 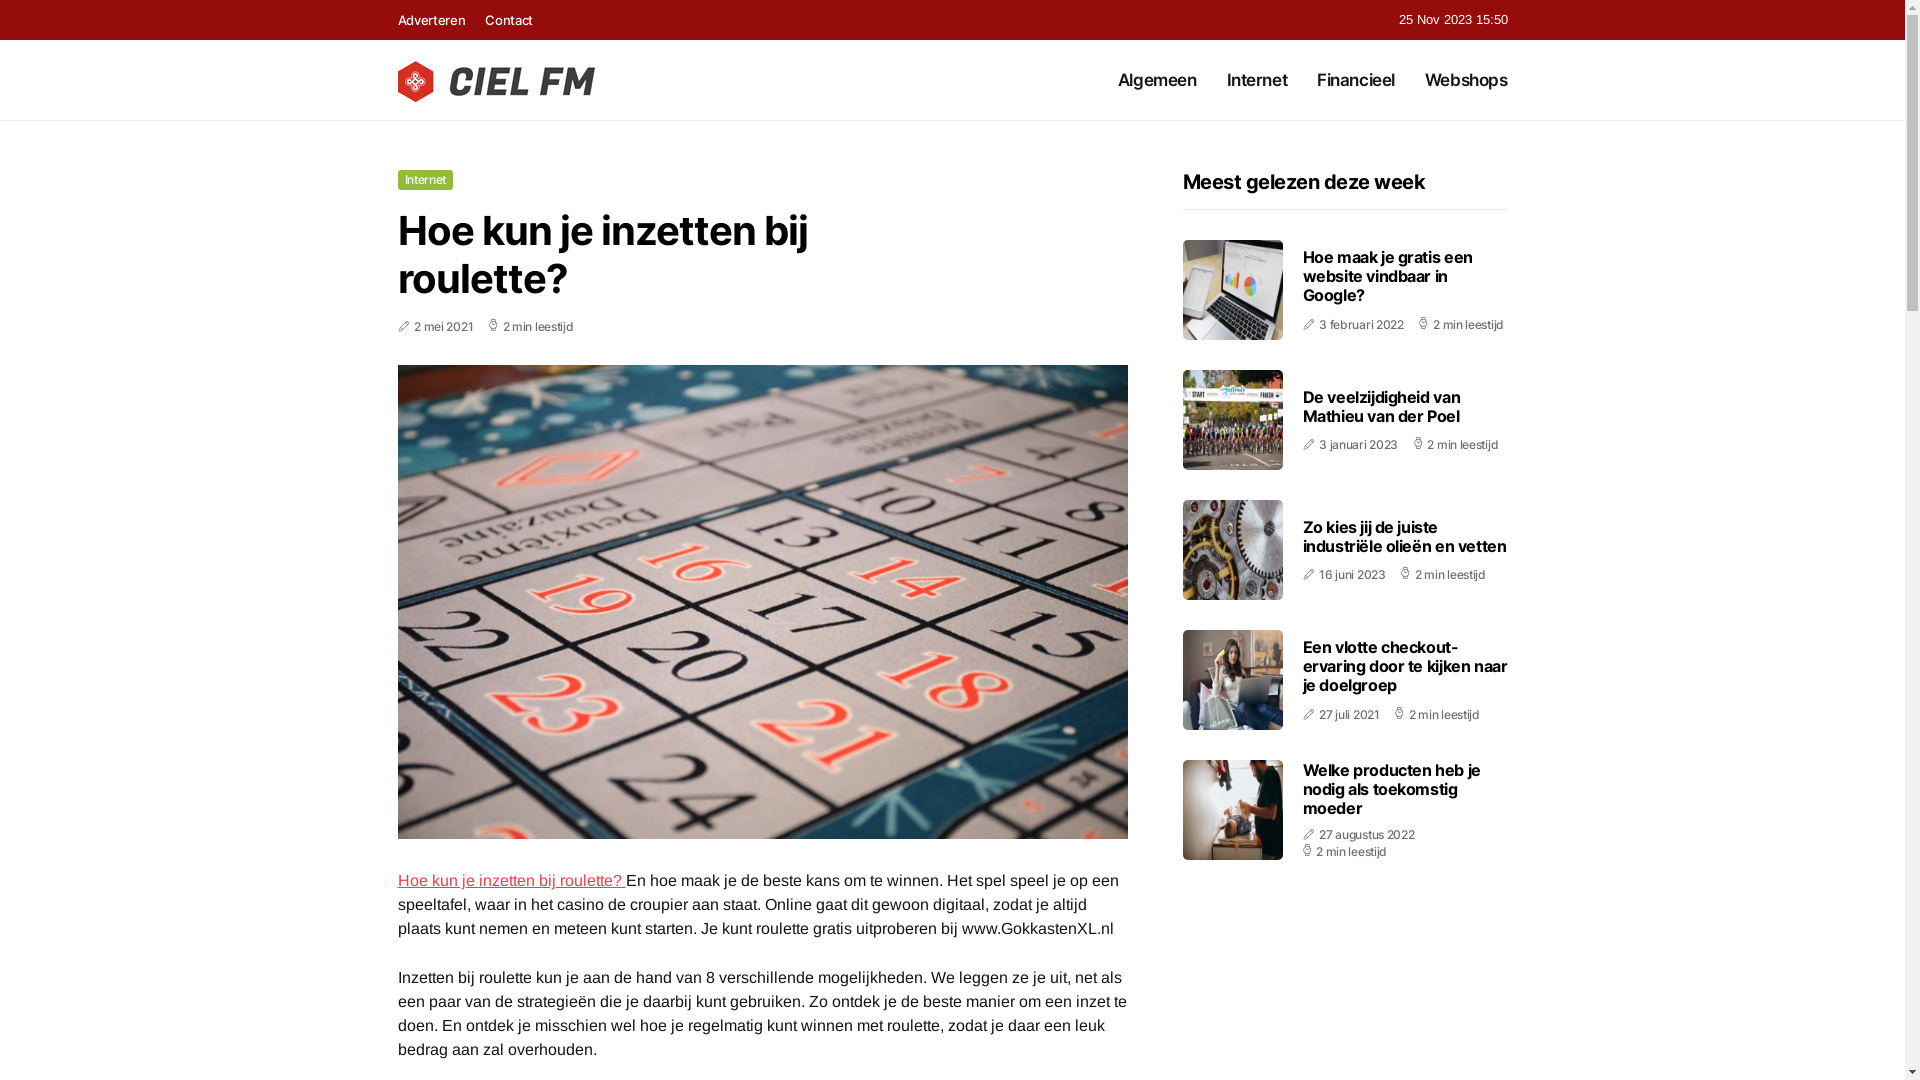 I want to click on 'Hoe maak je gratis een website vindbaar in Google?', so click(x=1386, y=276).